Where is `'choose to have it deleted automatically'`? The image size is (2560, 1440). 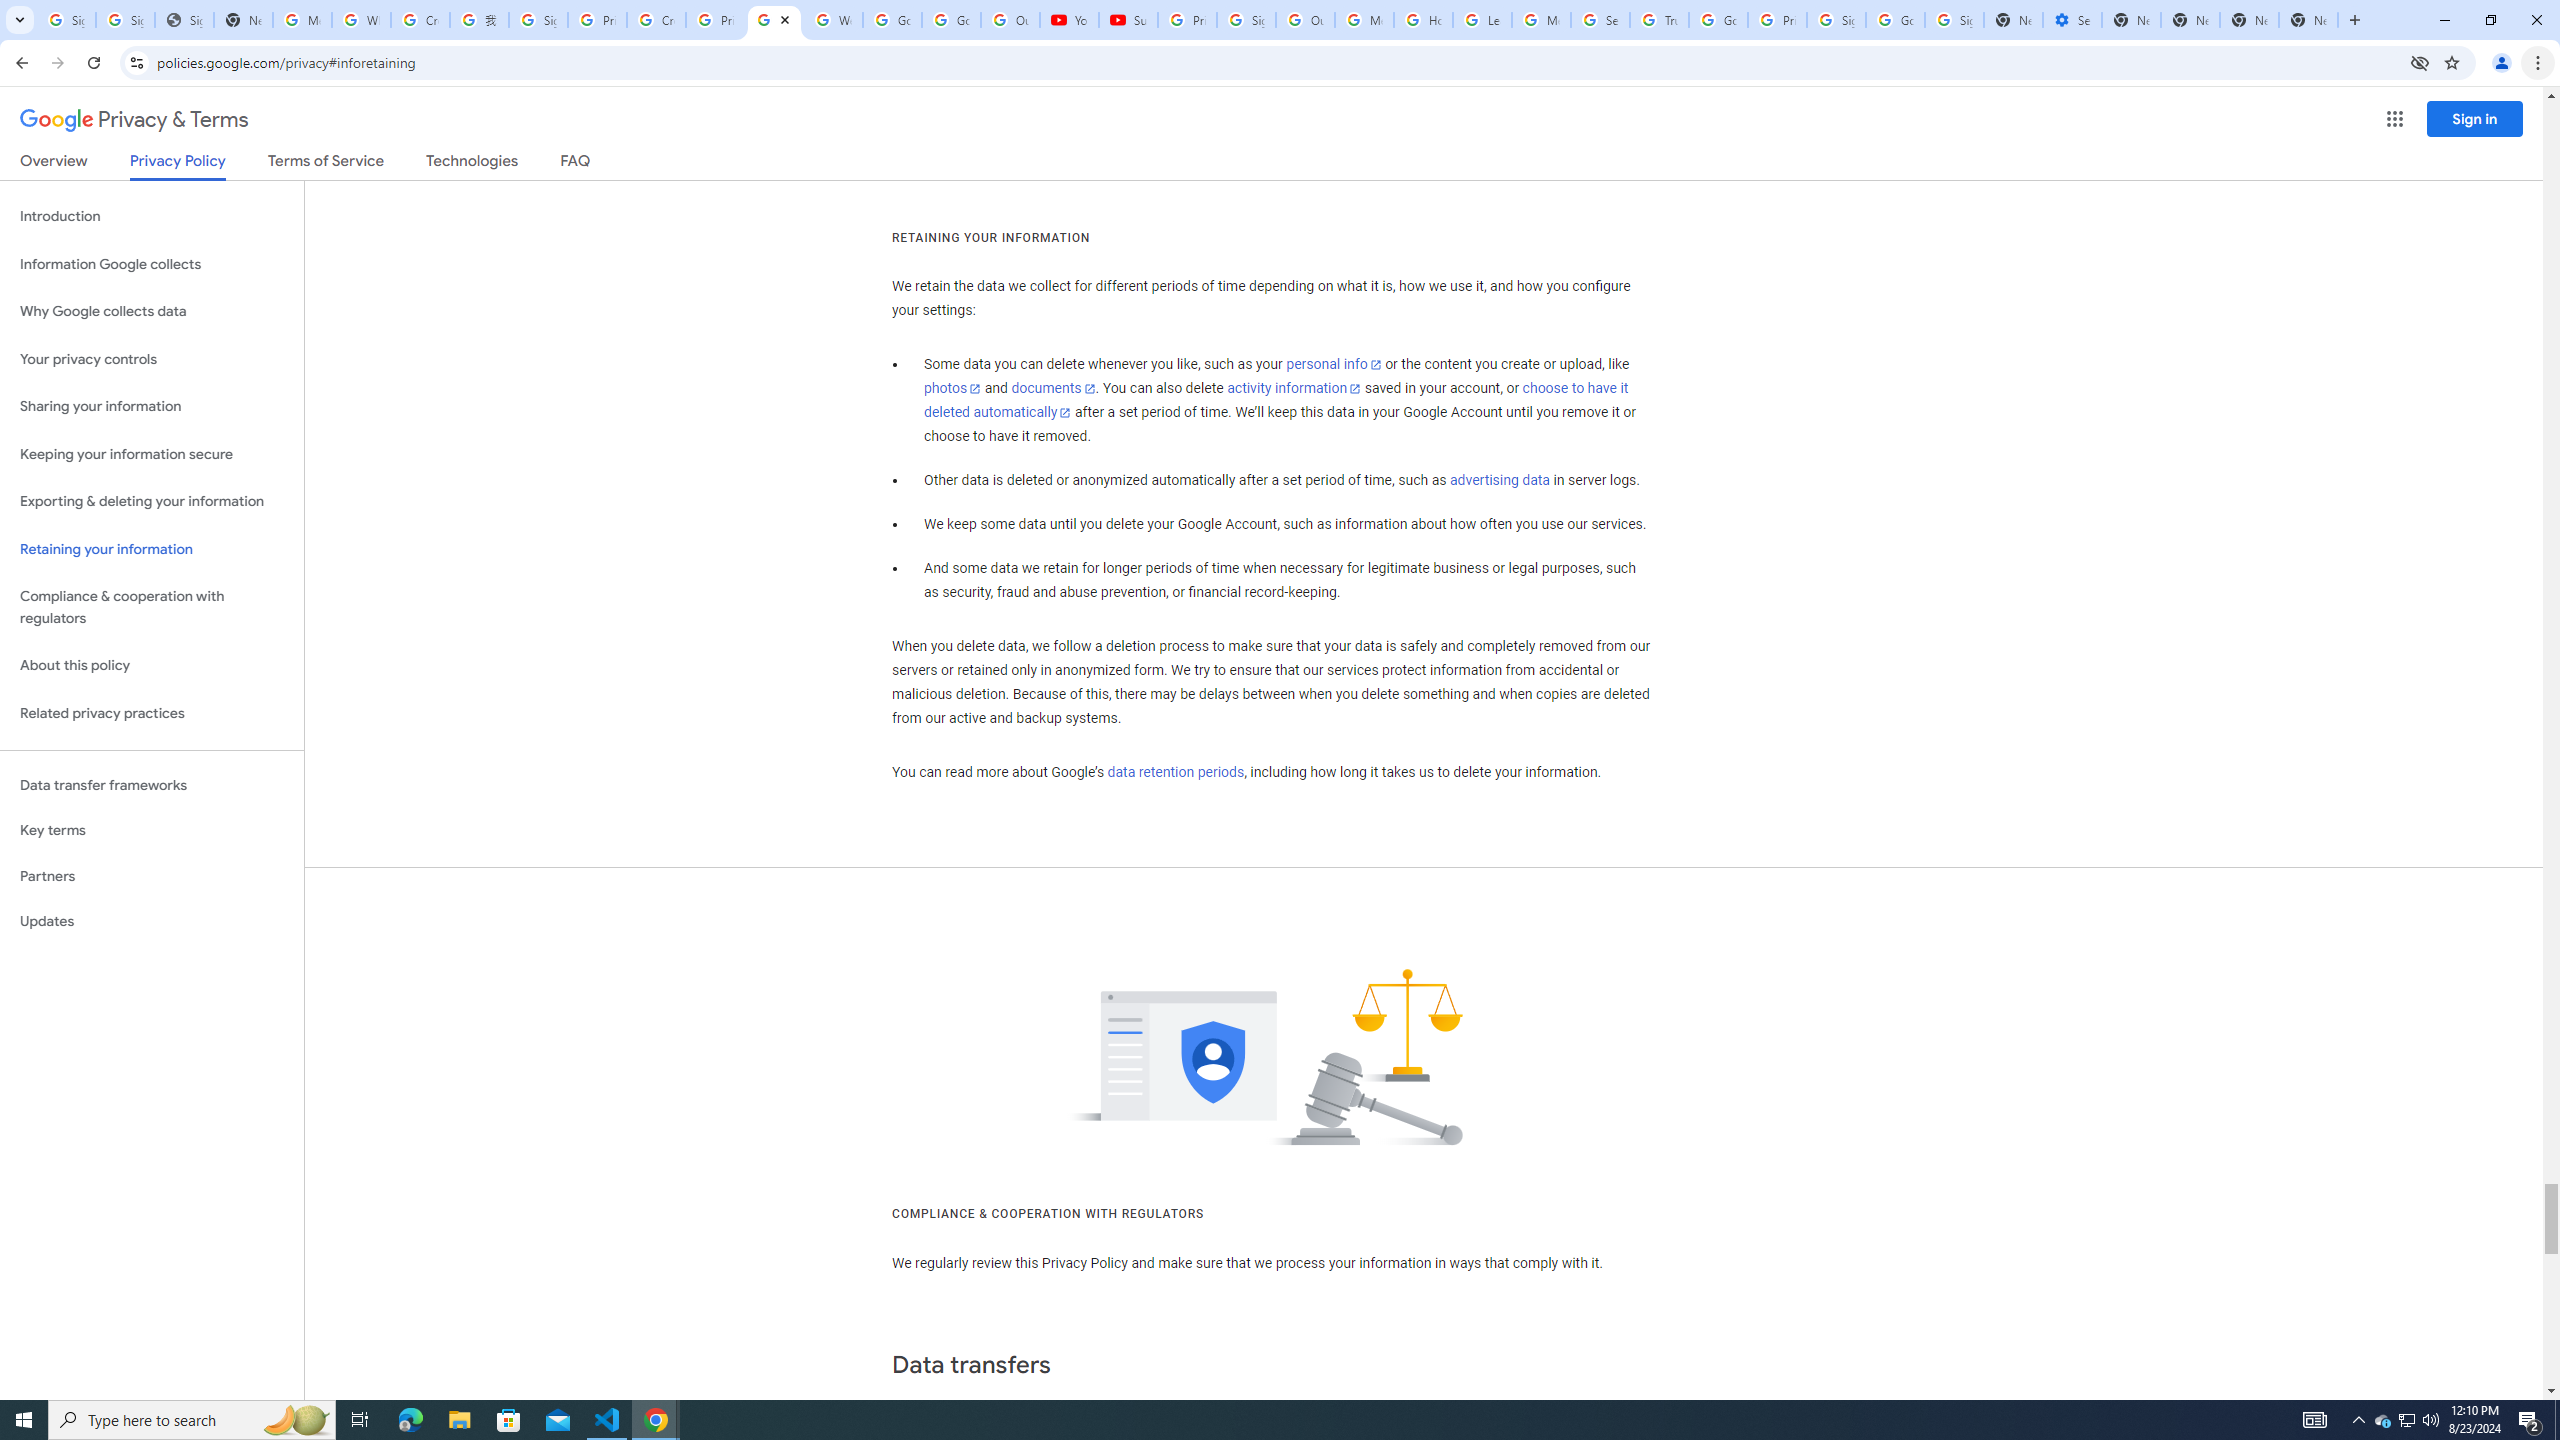 'choose to have it deleted automatically' is located at coordinates (1275, 401).